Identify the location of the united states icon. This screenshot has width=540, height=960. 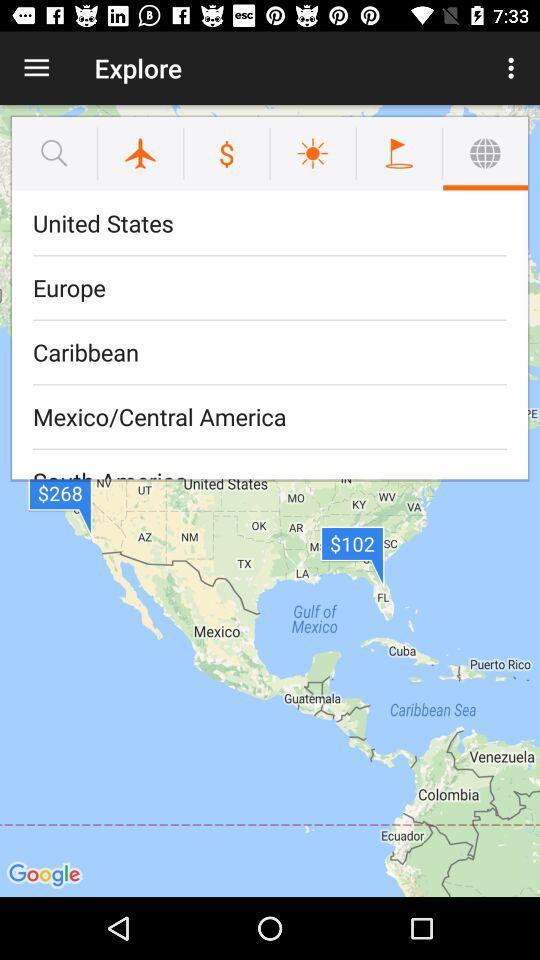
(270, 223).